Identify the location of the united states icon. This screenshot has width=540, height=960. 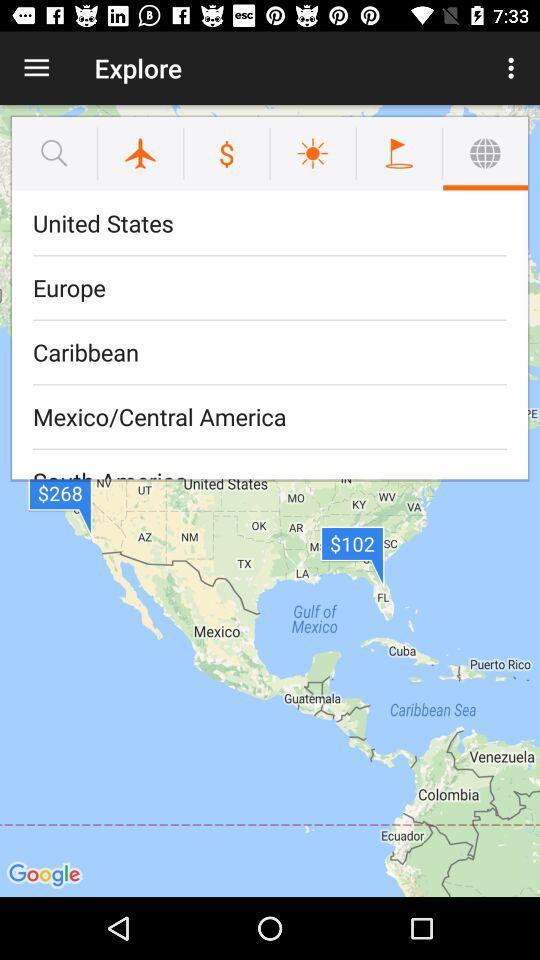
(270, 223).